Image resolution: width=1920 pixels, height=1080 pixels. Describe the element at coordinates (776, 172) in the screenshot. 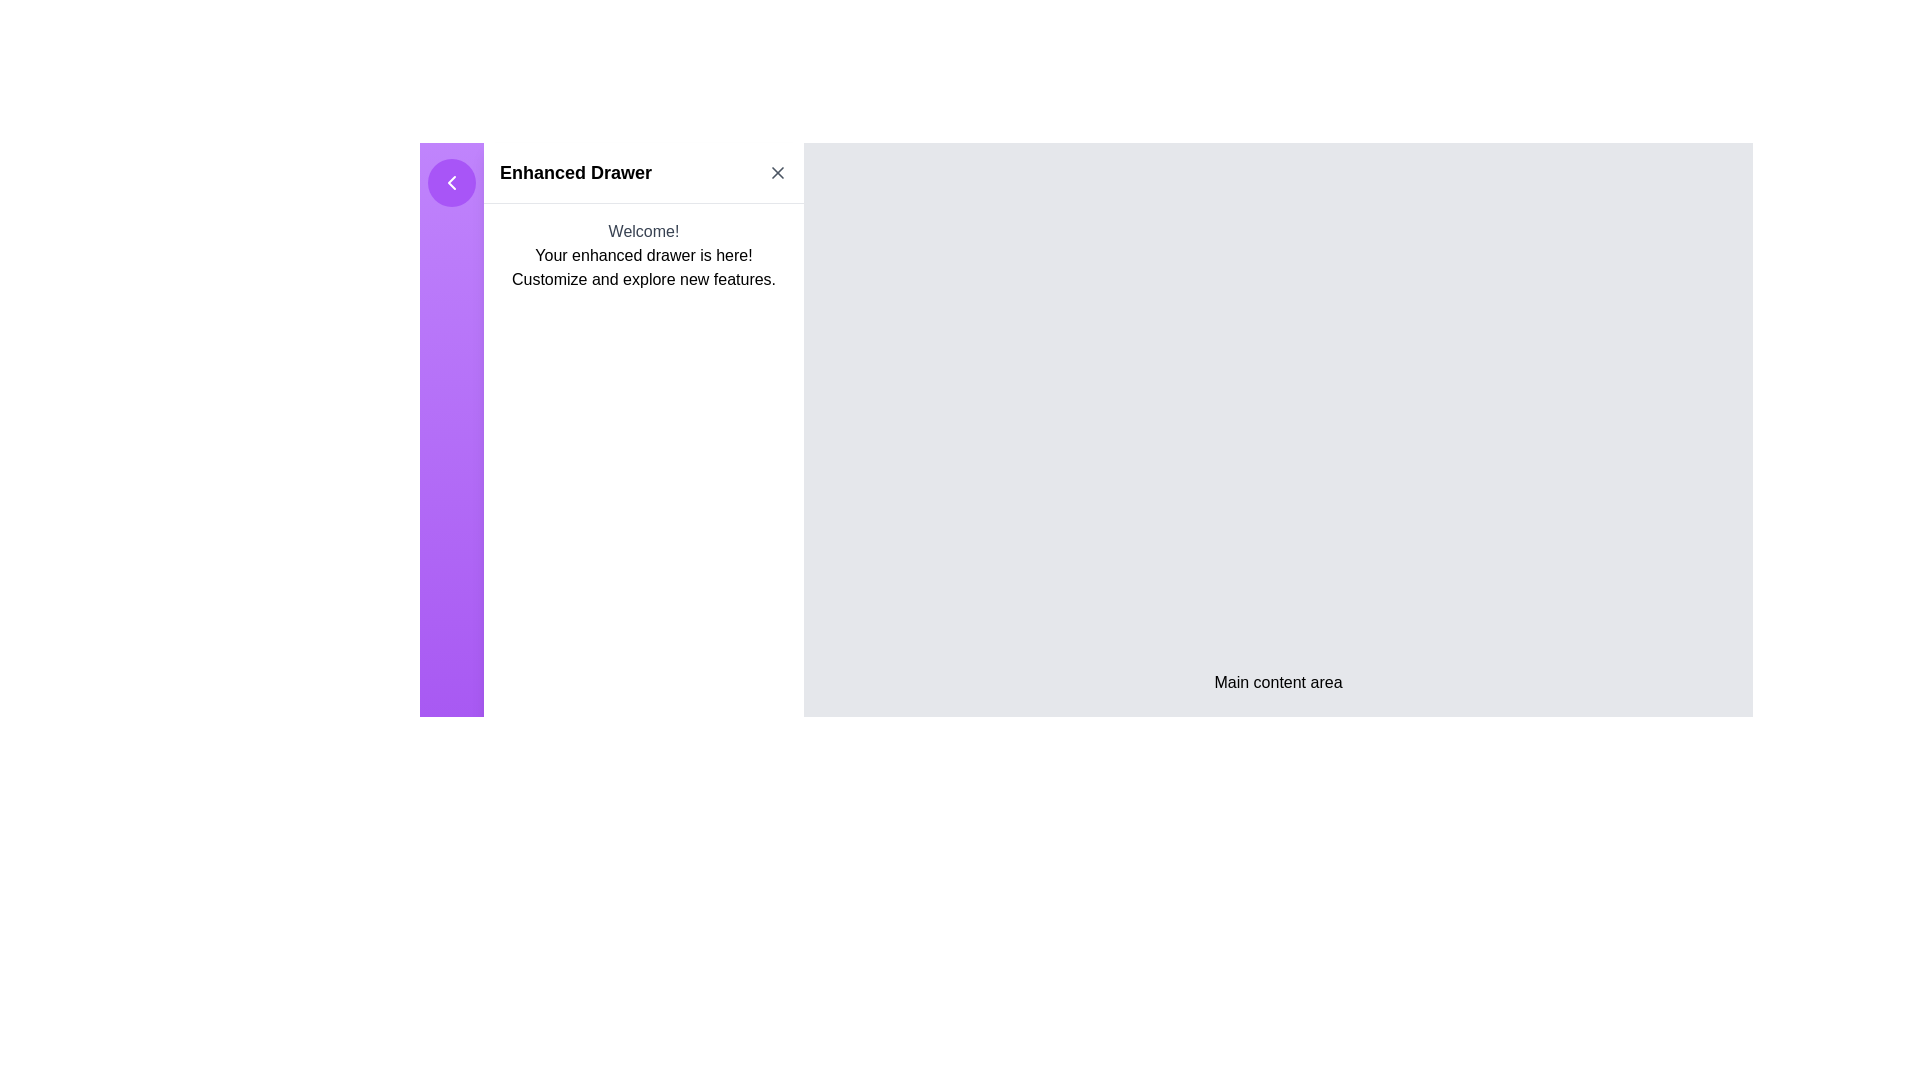

I see `the close button located on the right side of the top header bar of the Enhanced Drawer interface` at that location.